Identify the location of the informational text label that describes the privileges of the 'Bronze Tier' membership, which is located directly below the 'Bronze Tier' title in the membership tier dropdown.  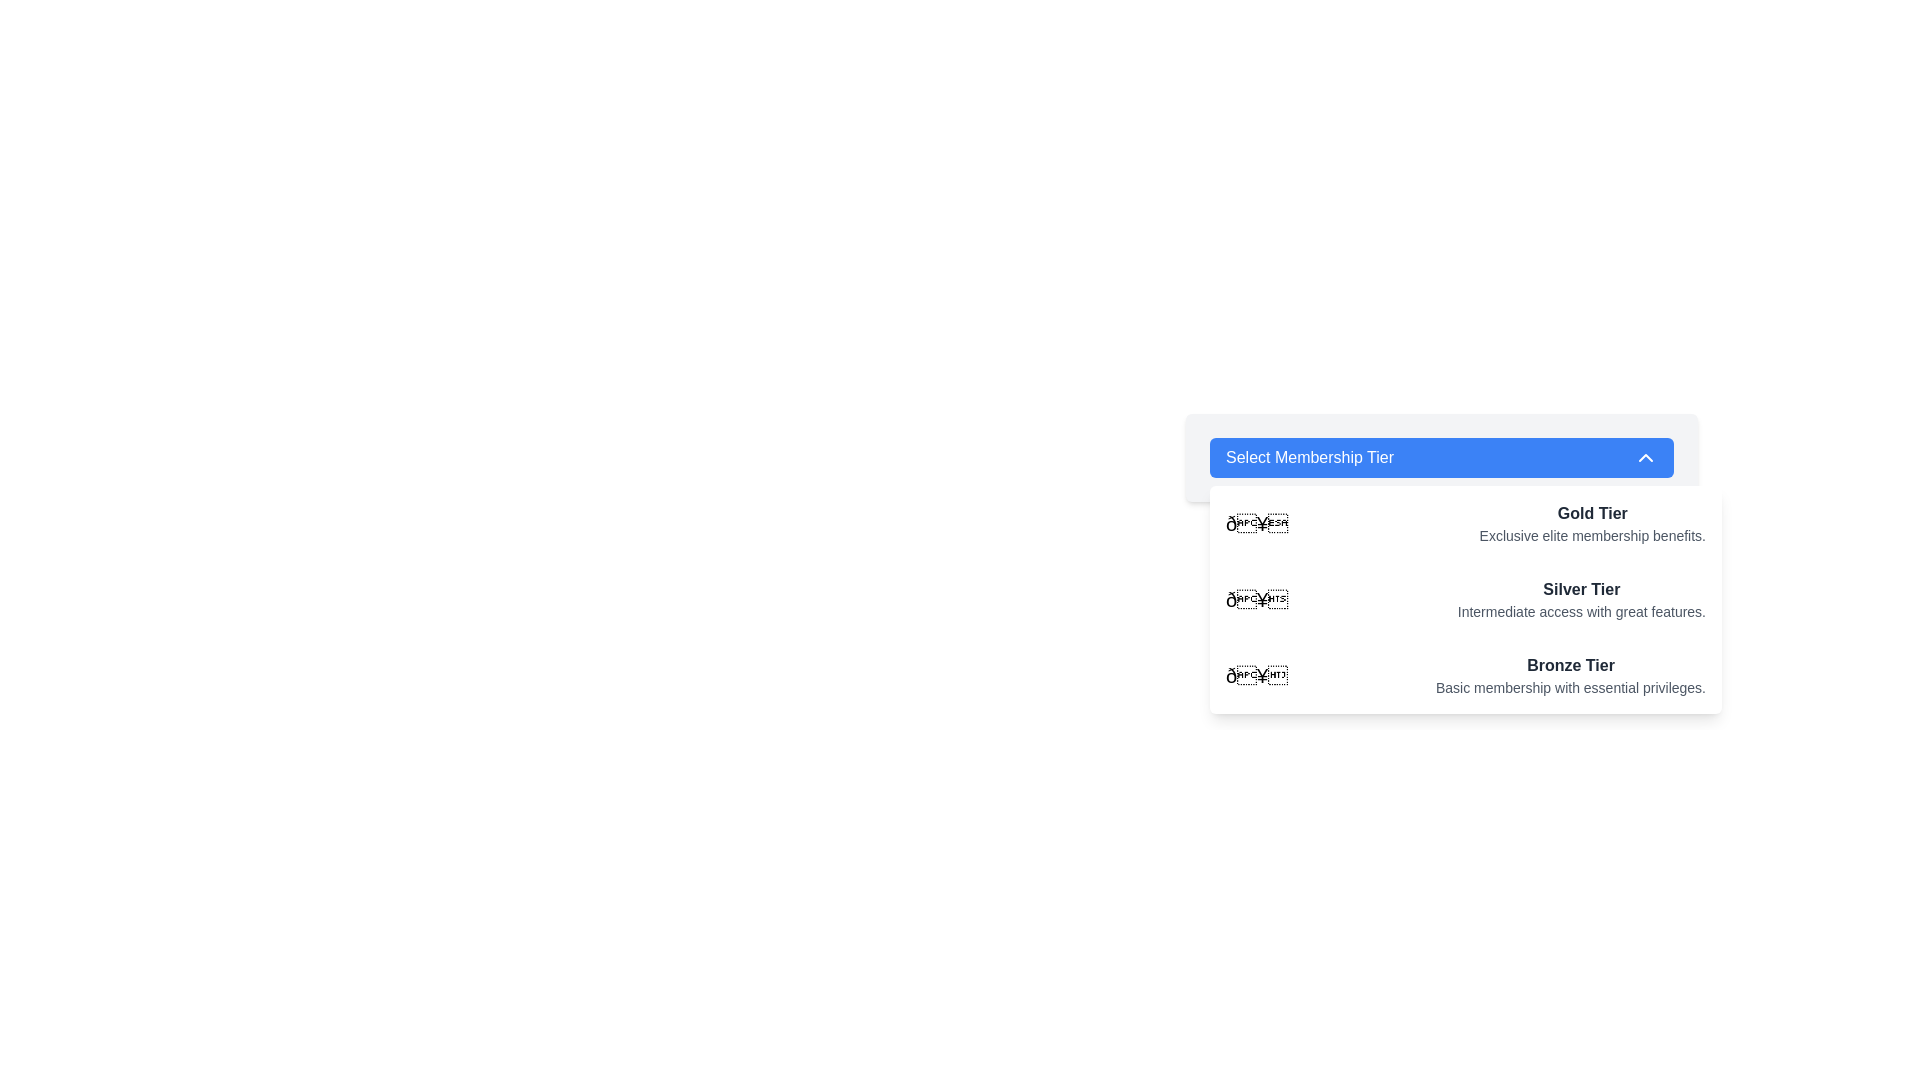
(1569, 686).